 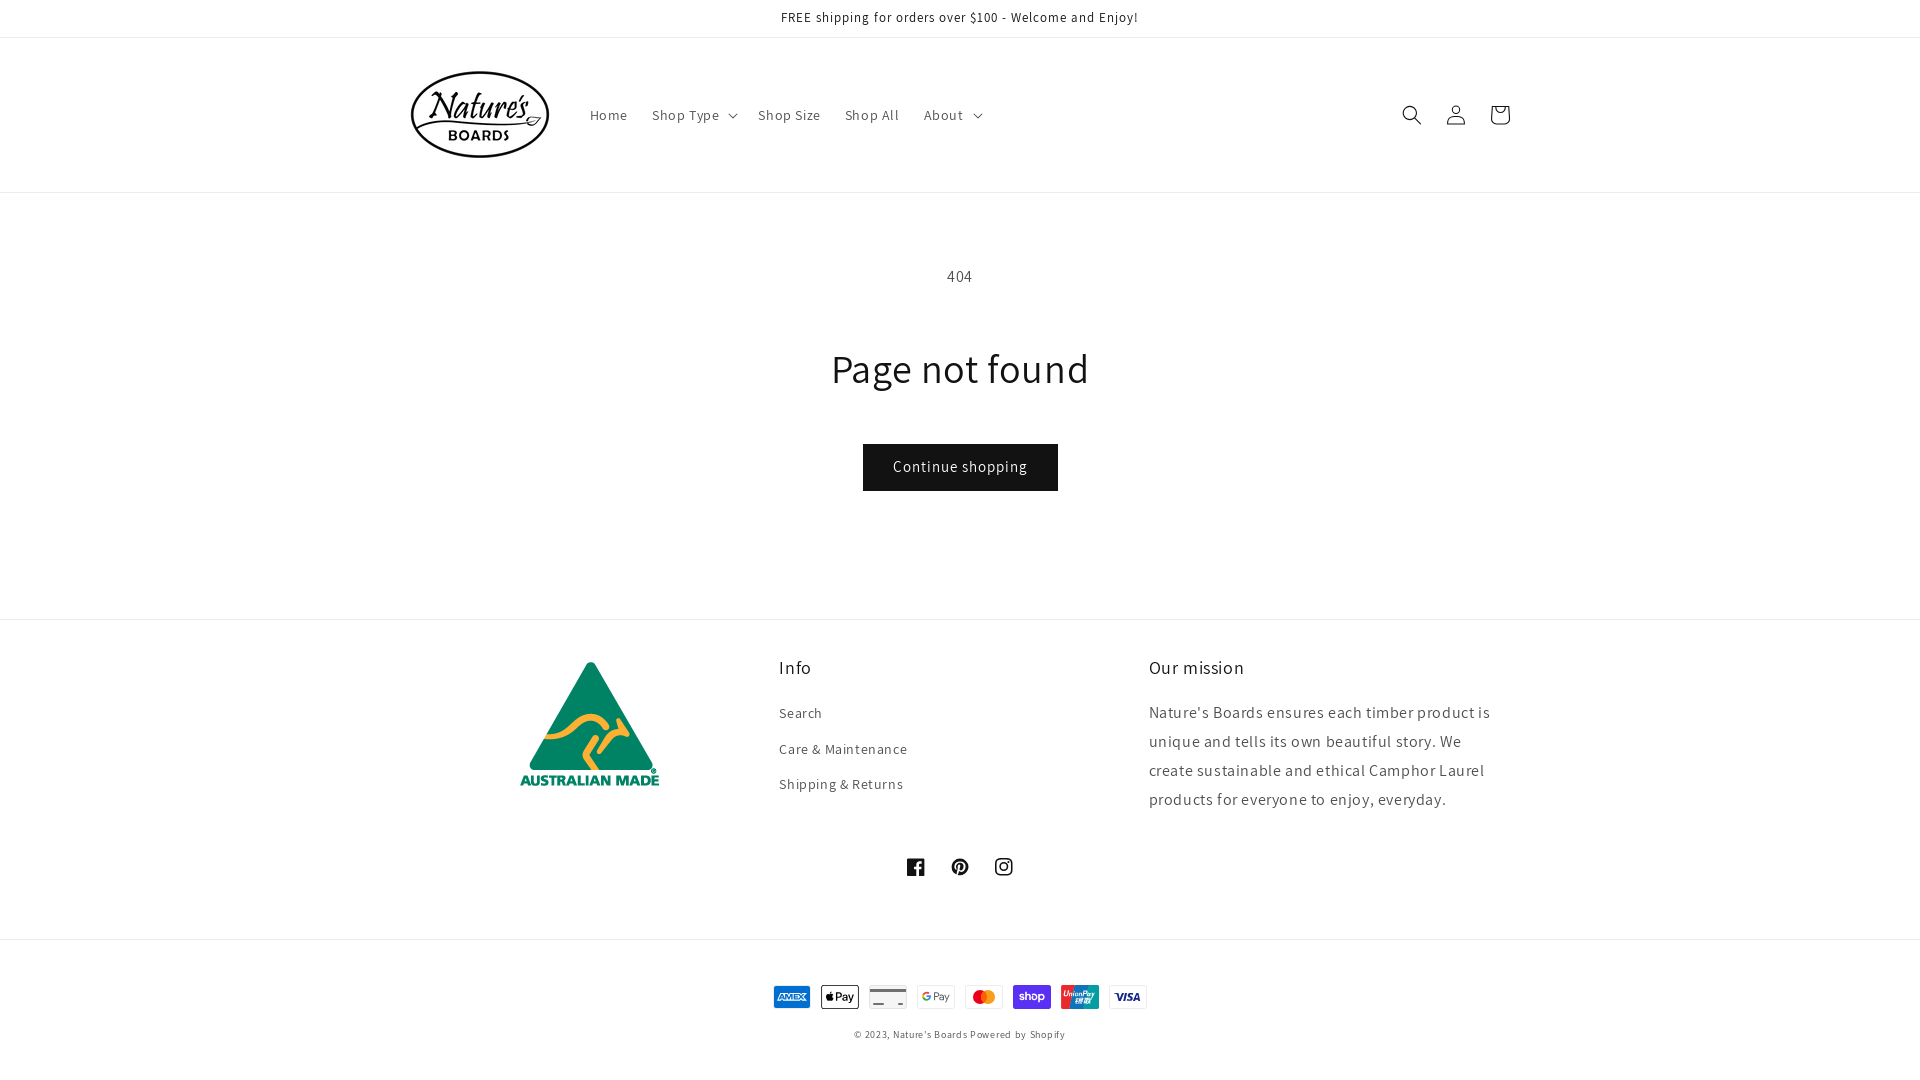 What do you see at coordinates (777, 715) in the screenshot?
I see `'Search'` at bounding box center [777, 715].